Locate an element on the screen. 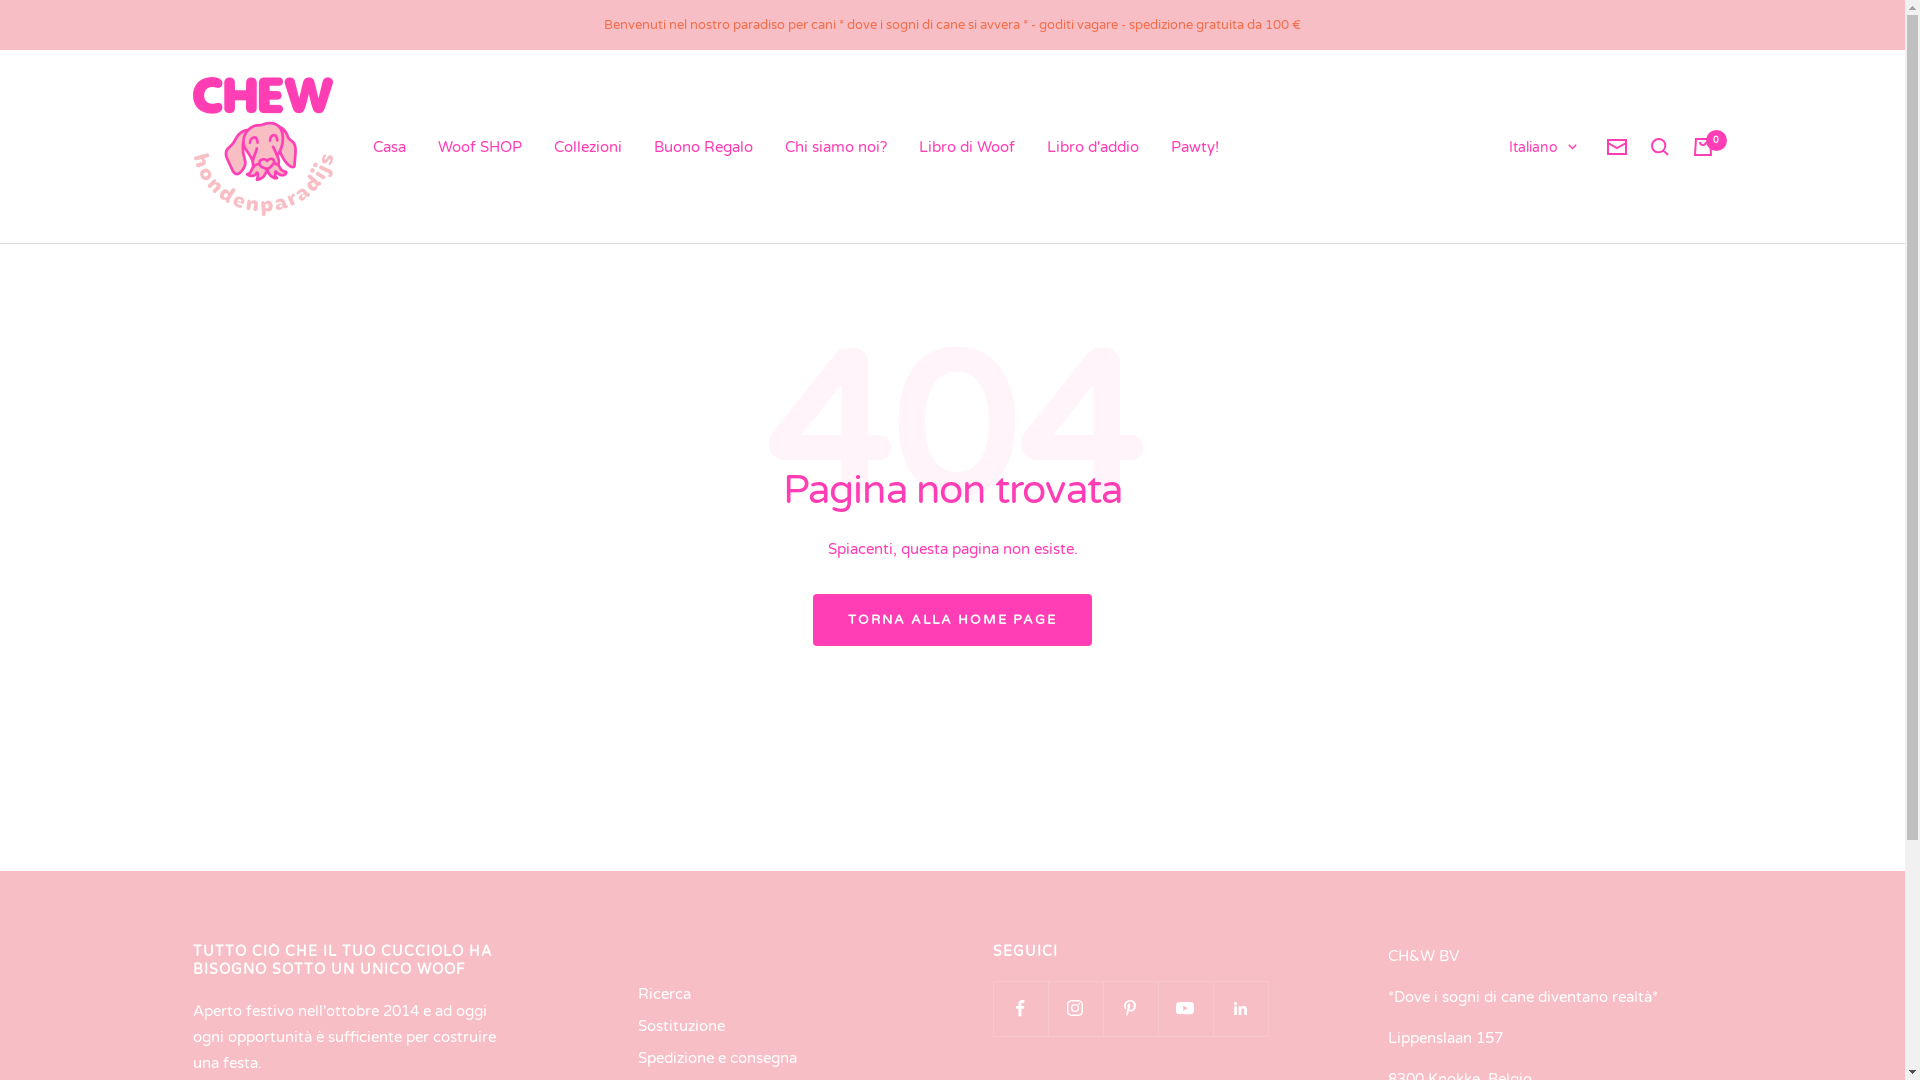 The image size is (1920, 1080). 'TORNA ALLA HOME PAGE' is located at coordinates (951, 619).